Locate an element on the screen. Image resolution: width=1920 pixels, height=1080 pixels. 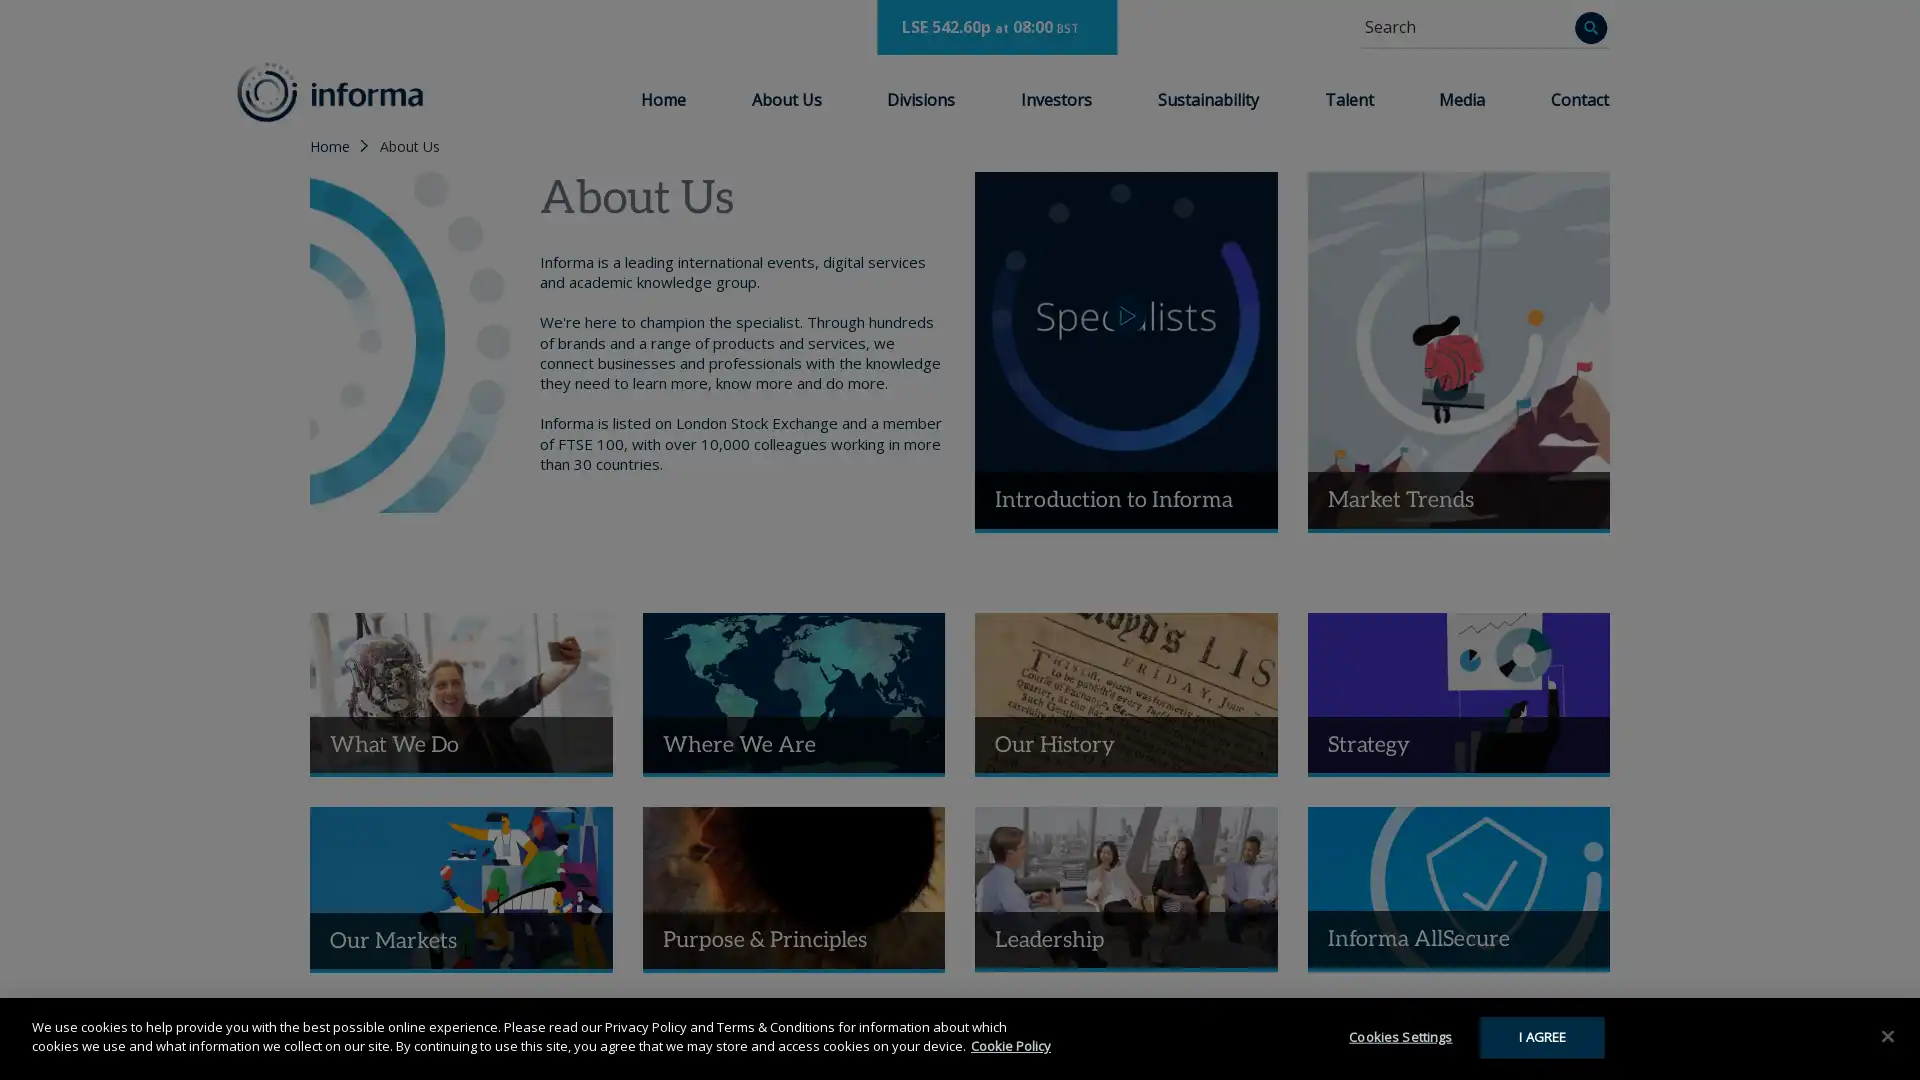
Close is located at coordinates (1886, 1035).